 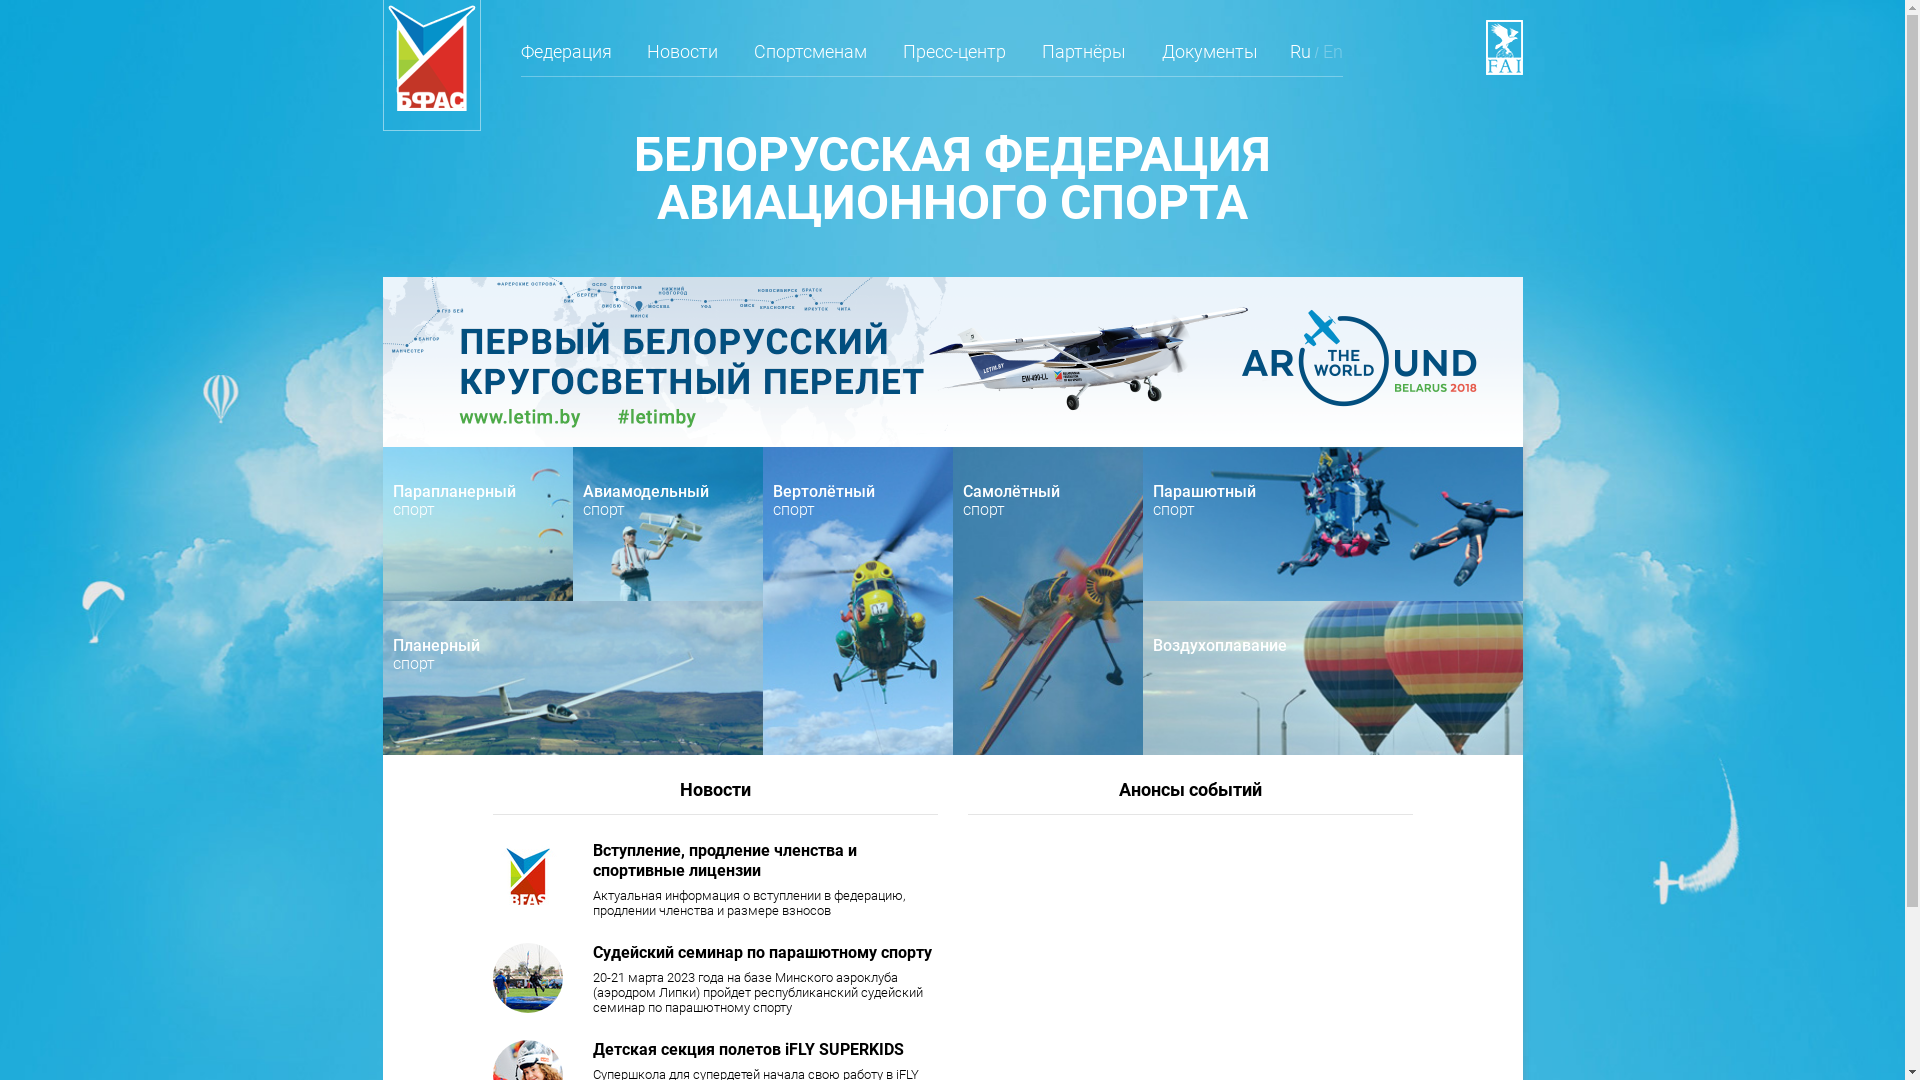 What do you see at coordinates (1300, 58) in the screenshot?
I see `'Ru'` at bounding box center [1300, 58].